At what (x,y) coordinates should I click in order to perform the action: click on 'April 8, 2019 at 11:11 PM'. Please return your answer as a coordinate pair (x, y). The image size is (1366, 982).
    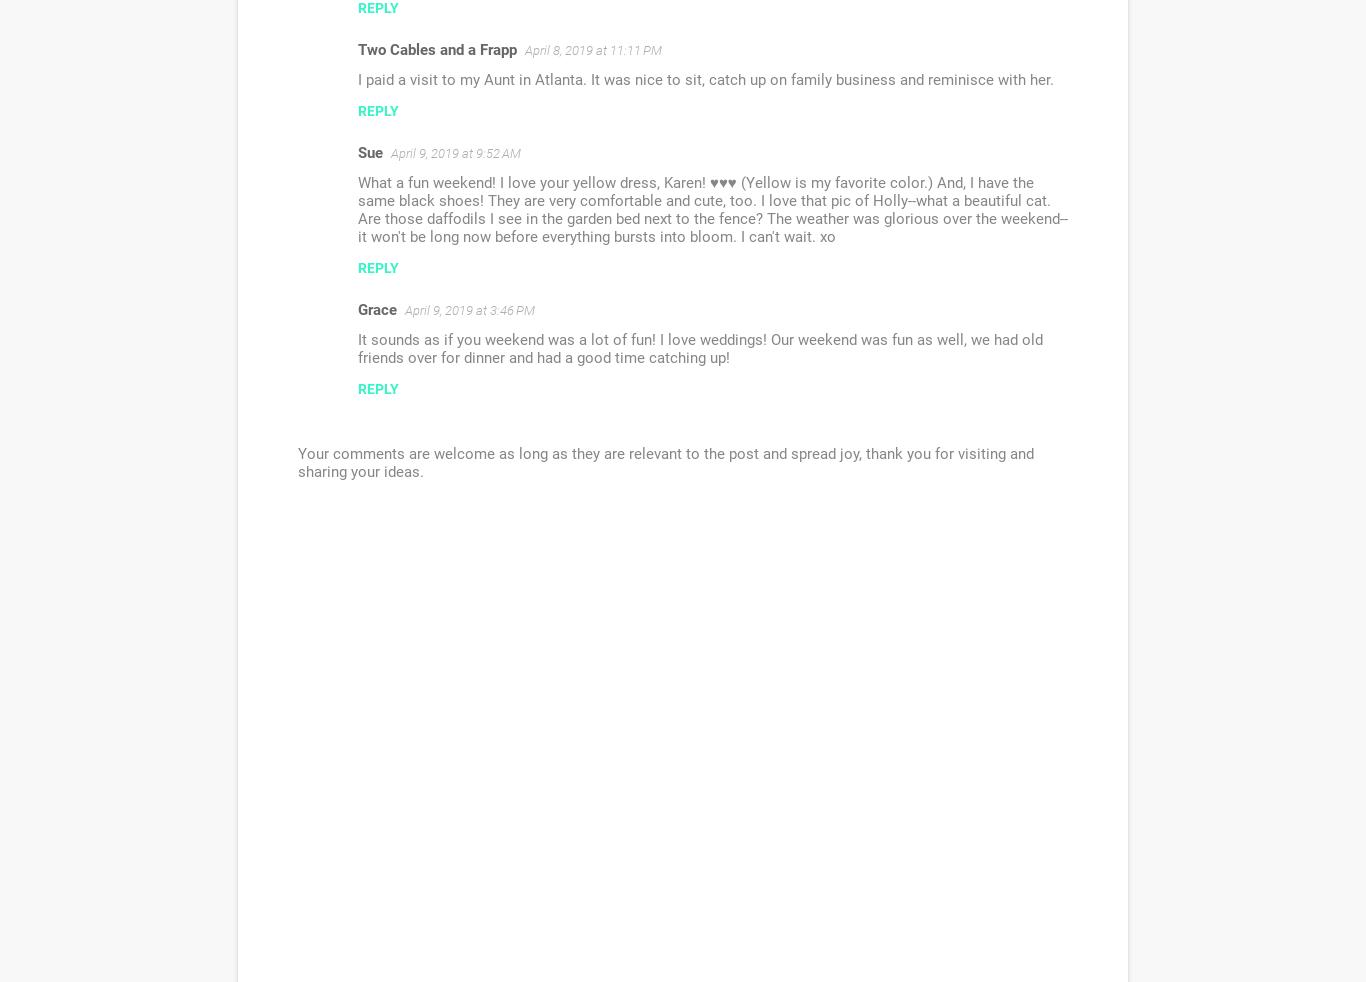
    Looking at the image, I should click on (524, 49).